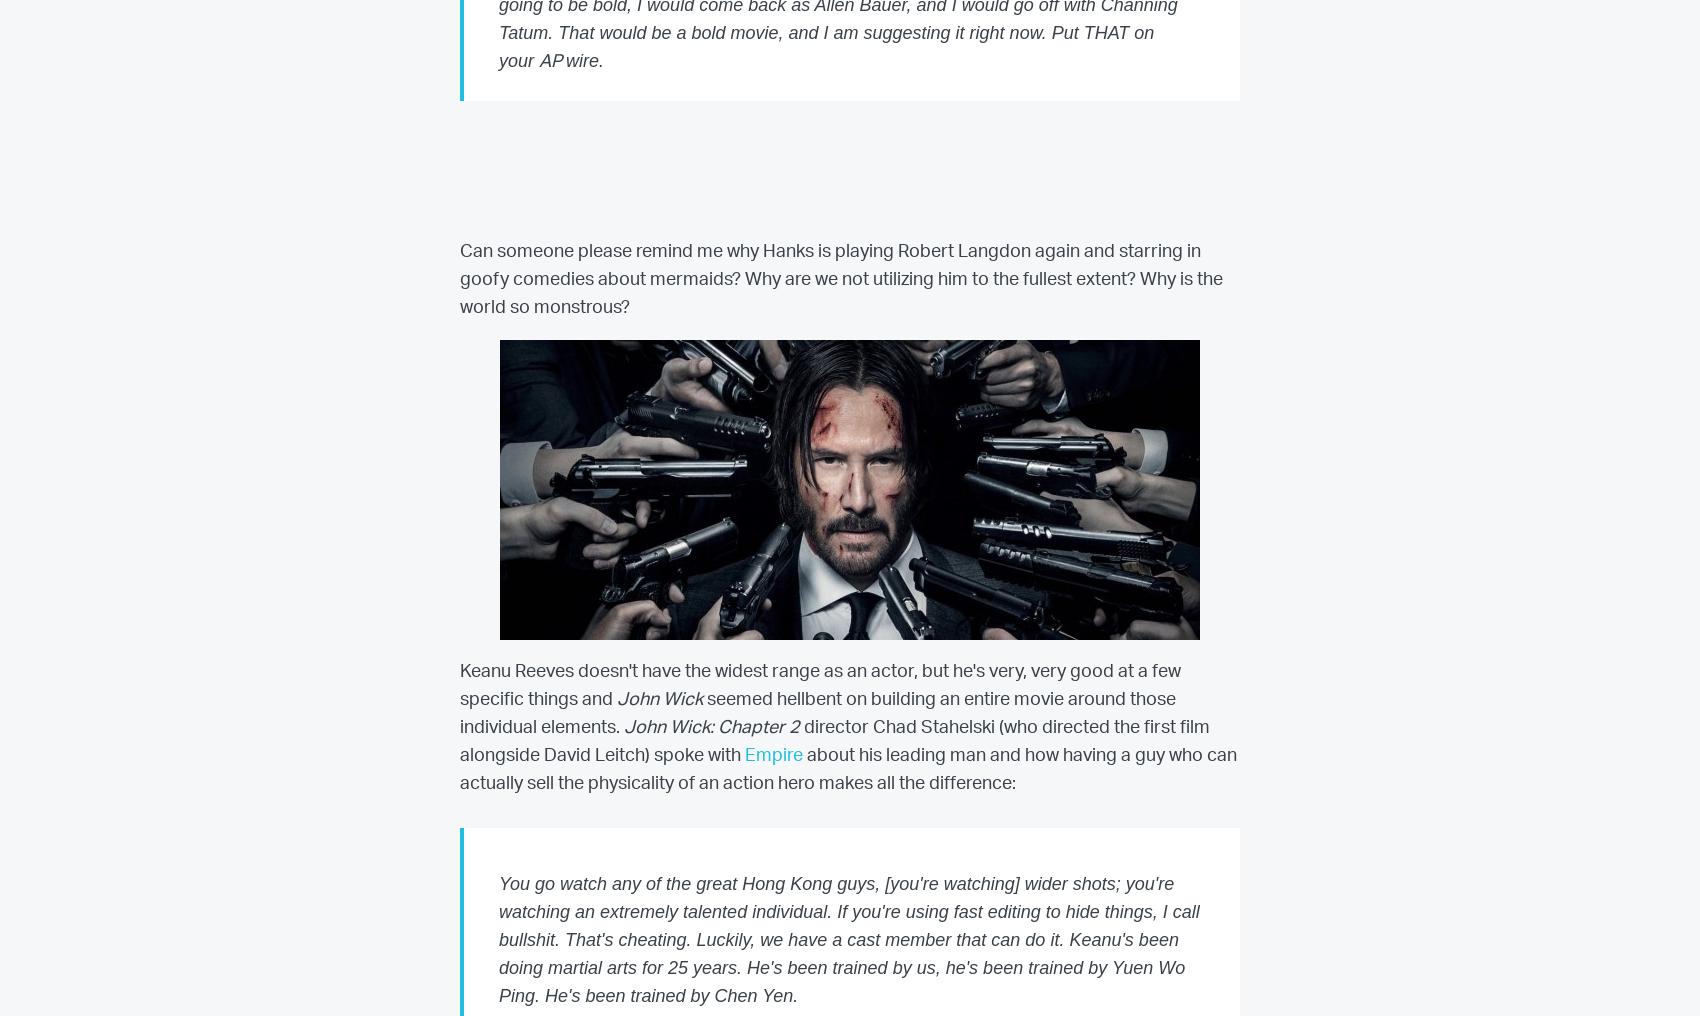 The width and height of the screenshot is (1700, 1016). What do you see at coordinates (847, 939) in the screenshot?
I see `'You go watch any of the great Hong Kong guys, [you're watching] wider shots; you're watching an extremely talented individual. If you're using fast editing to hide things, I call bullshit. That's cheating. Luckily, we have a cast member that can do it. Keanu's been doing martial arts for 25 years. He's been trained by us, he's been trained by Yuen Wo Ping. He's been trained by Chen Yen.'` at bounding box center [847, 939].